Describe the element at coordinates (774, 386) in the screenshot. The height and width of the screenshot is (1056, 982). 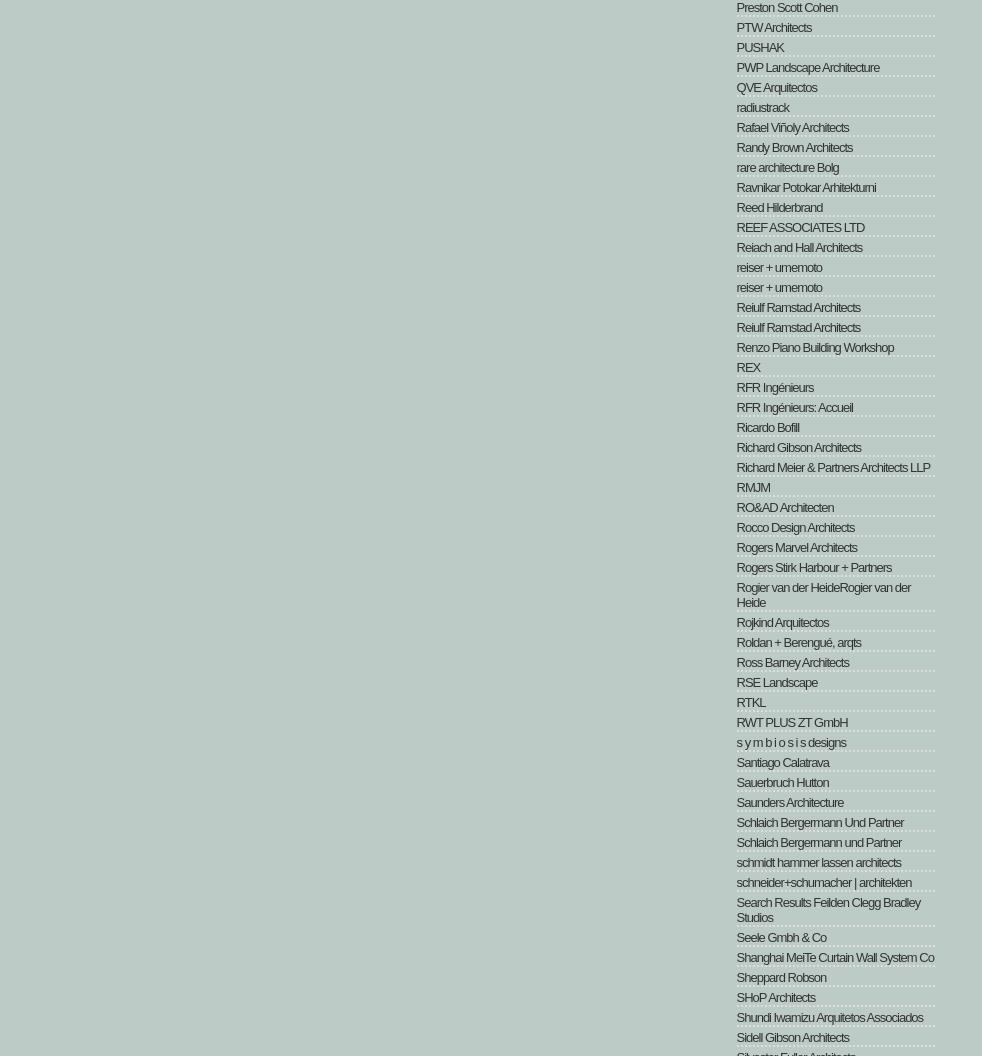
I see `'RFR Ingénieurs'` at that location.